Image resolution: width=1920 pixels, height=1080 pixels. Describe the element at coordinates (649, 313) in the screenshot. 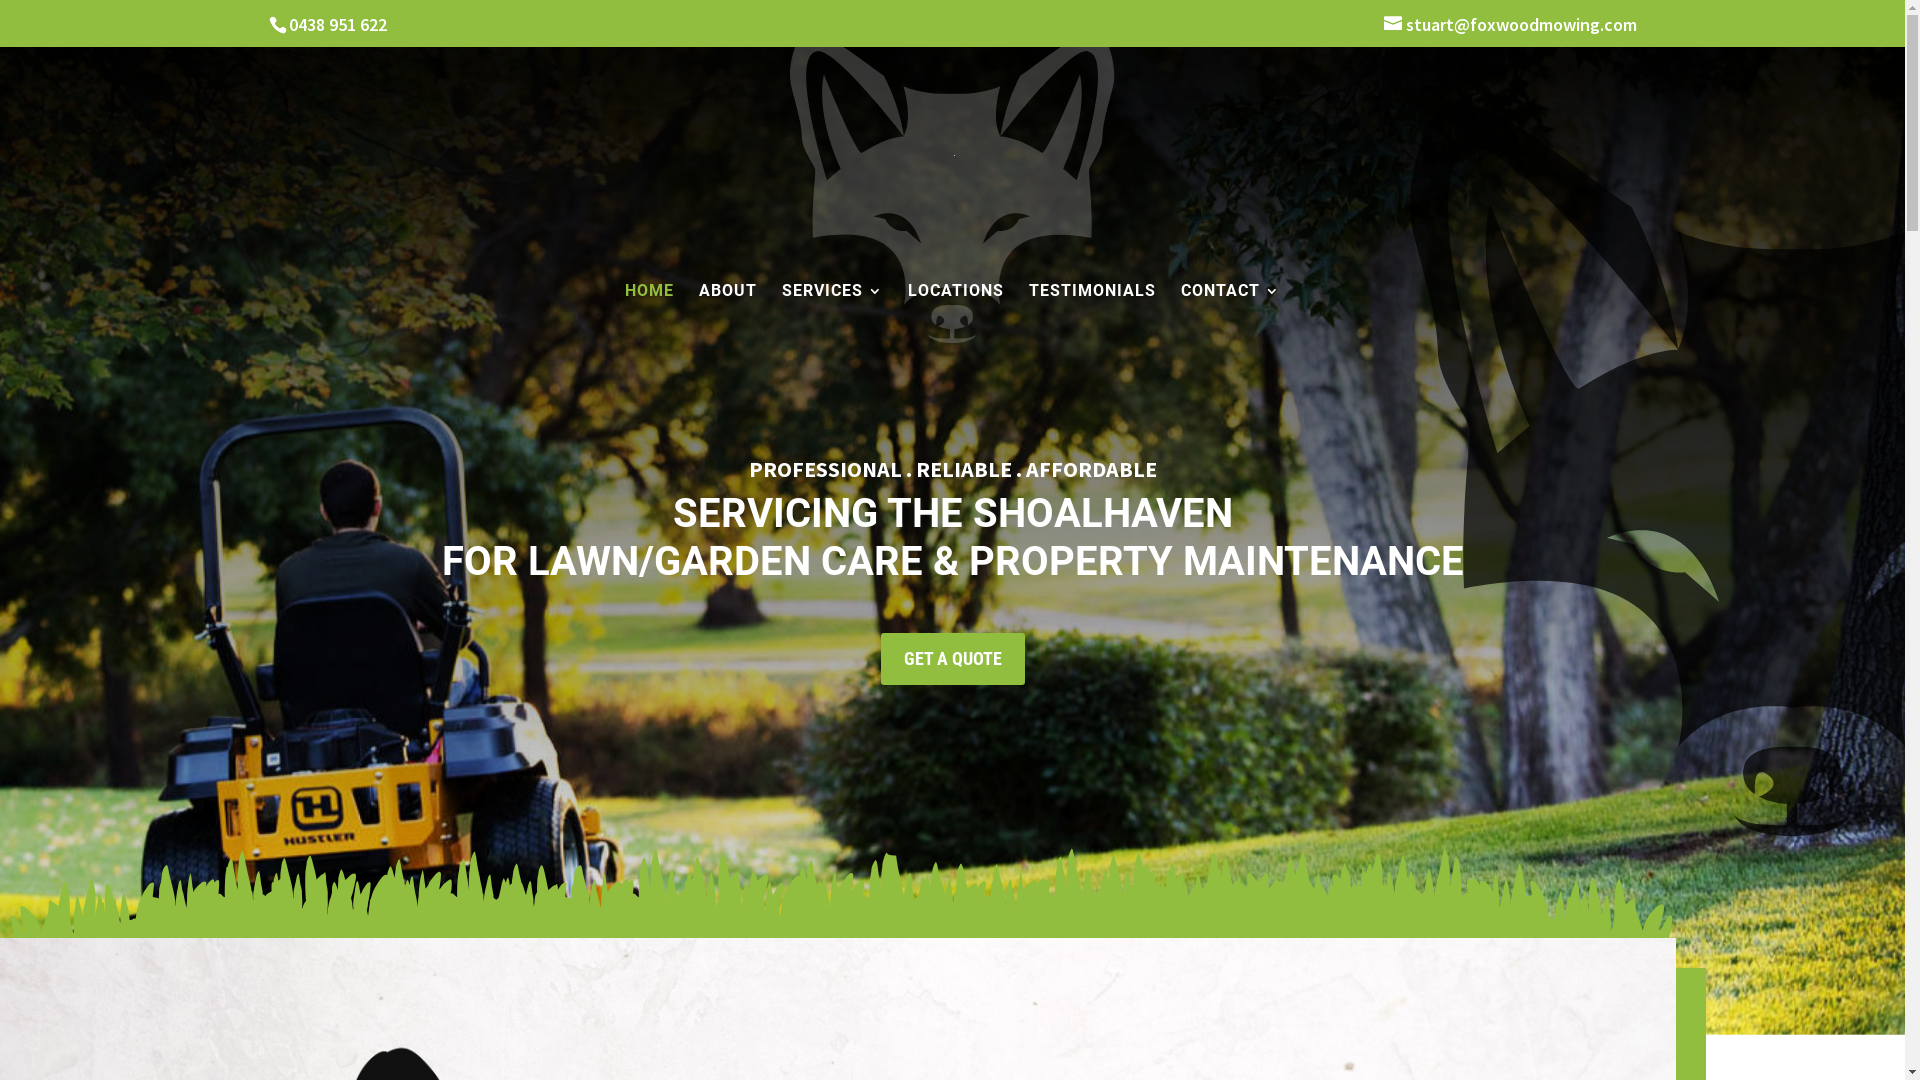

I see `'HOME'` at that location.